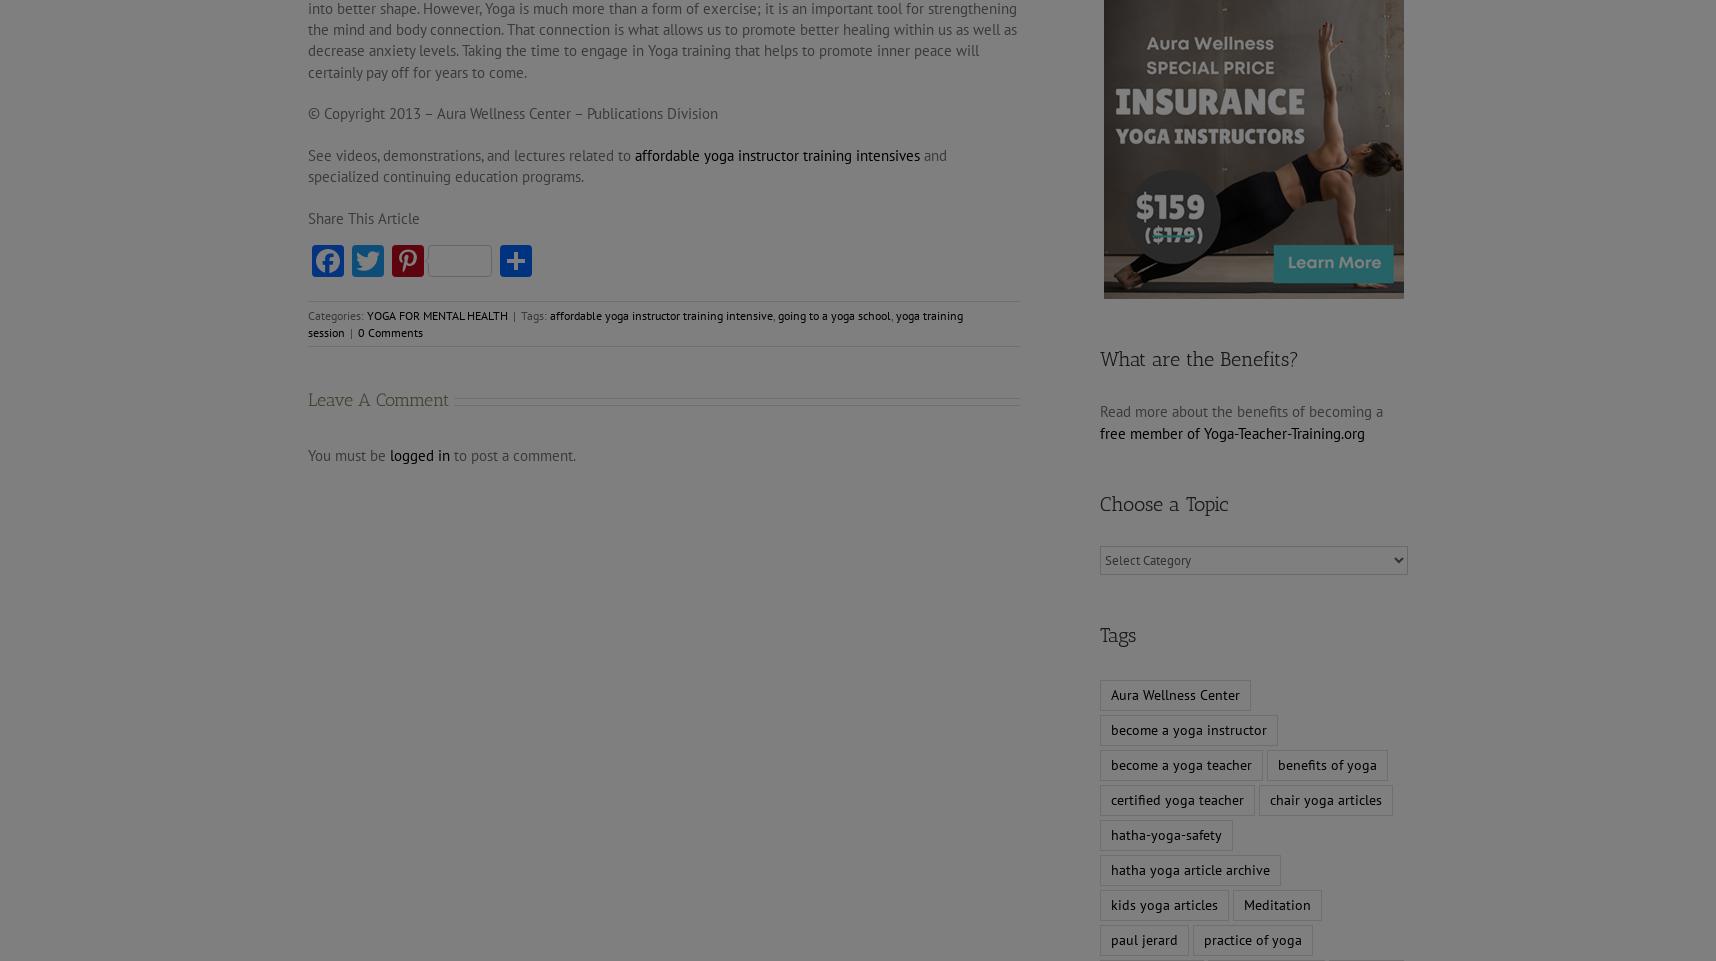  Describe the element at coordinates (1116, 635) in the screenshot. I see `'Tags'` at that location.